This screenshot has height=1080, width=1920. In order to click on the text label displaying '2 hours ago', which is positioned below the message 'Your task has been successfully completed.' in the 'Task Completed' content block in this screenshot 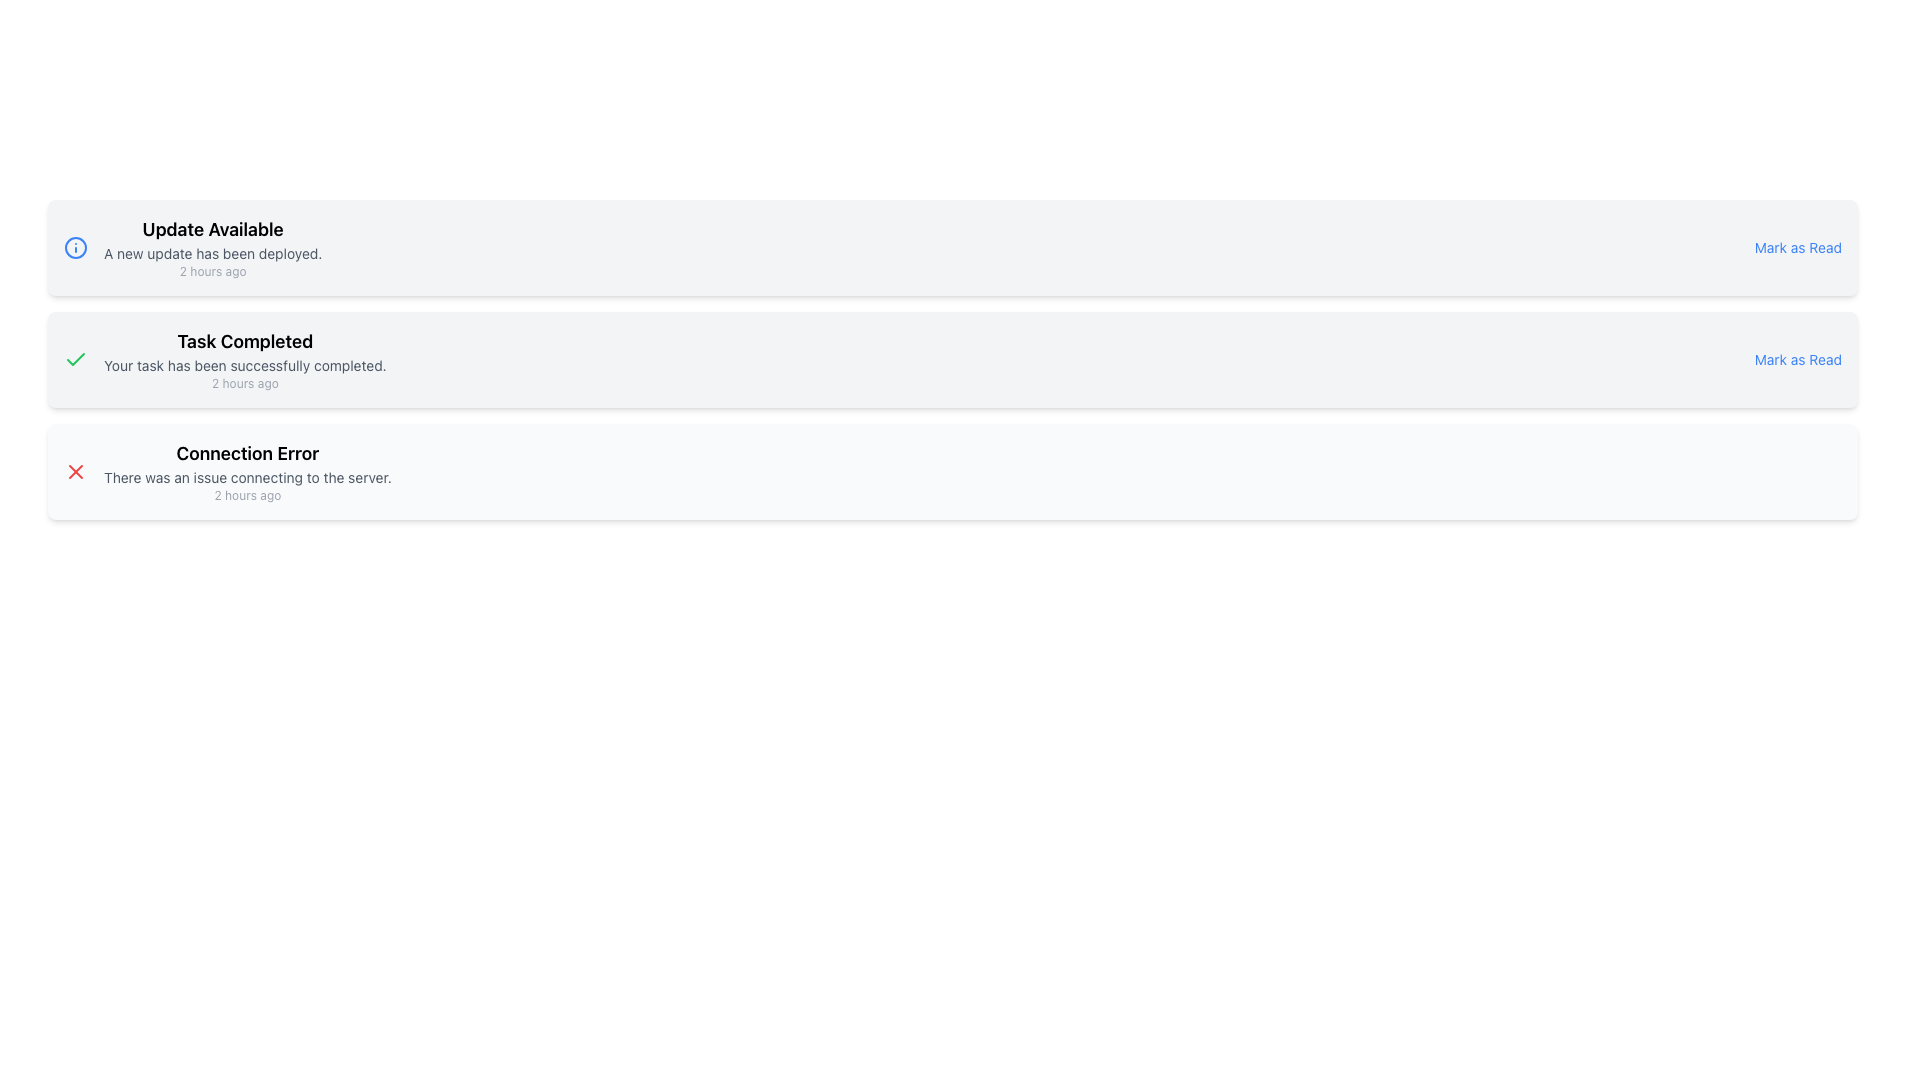, I will do `click(244, 384)`.